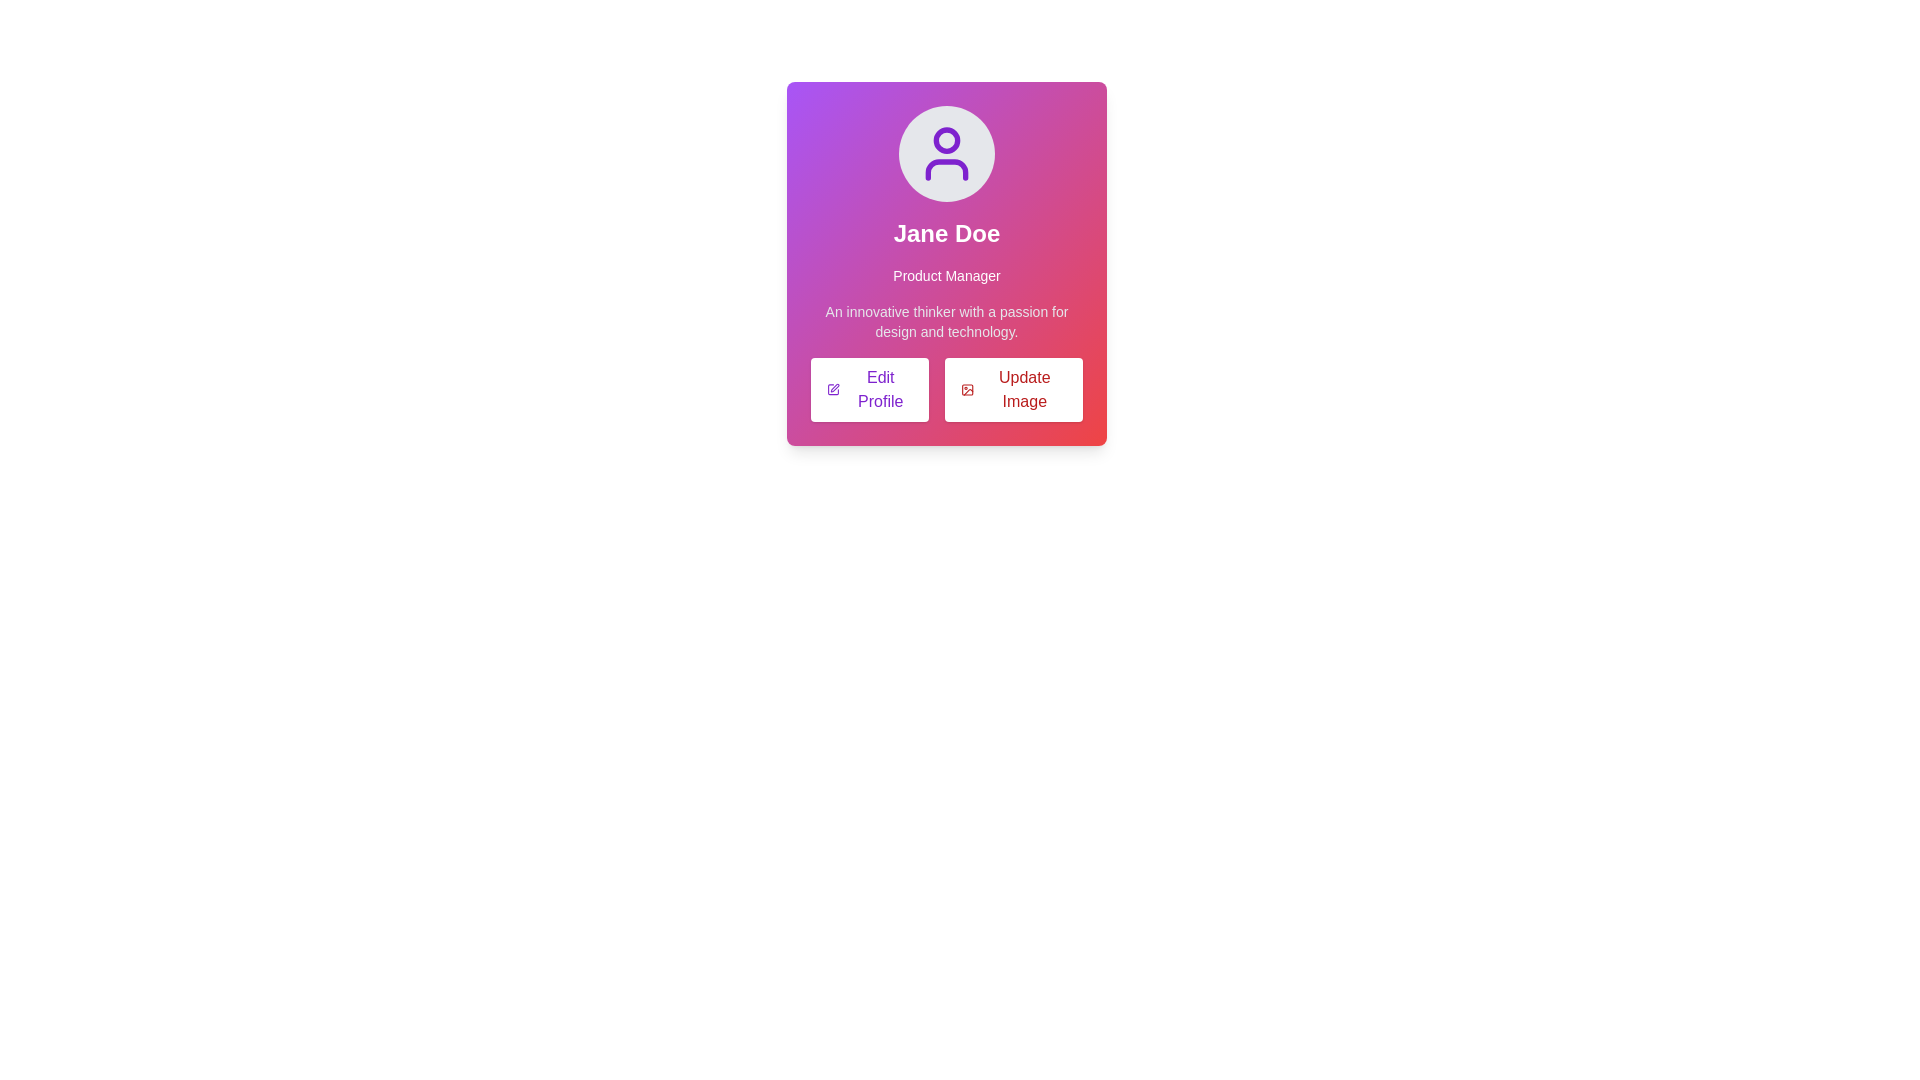 The height and width of the screenshot is (1080, 1920). What do you see at coordinates (945, 320) in the screenshot?
I see `text element displaying 'An innovative thinker with a passion for design and technology.' which is centrally positioned above the action buttons in the card` at bounding box center [945, 320].